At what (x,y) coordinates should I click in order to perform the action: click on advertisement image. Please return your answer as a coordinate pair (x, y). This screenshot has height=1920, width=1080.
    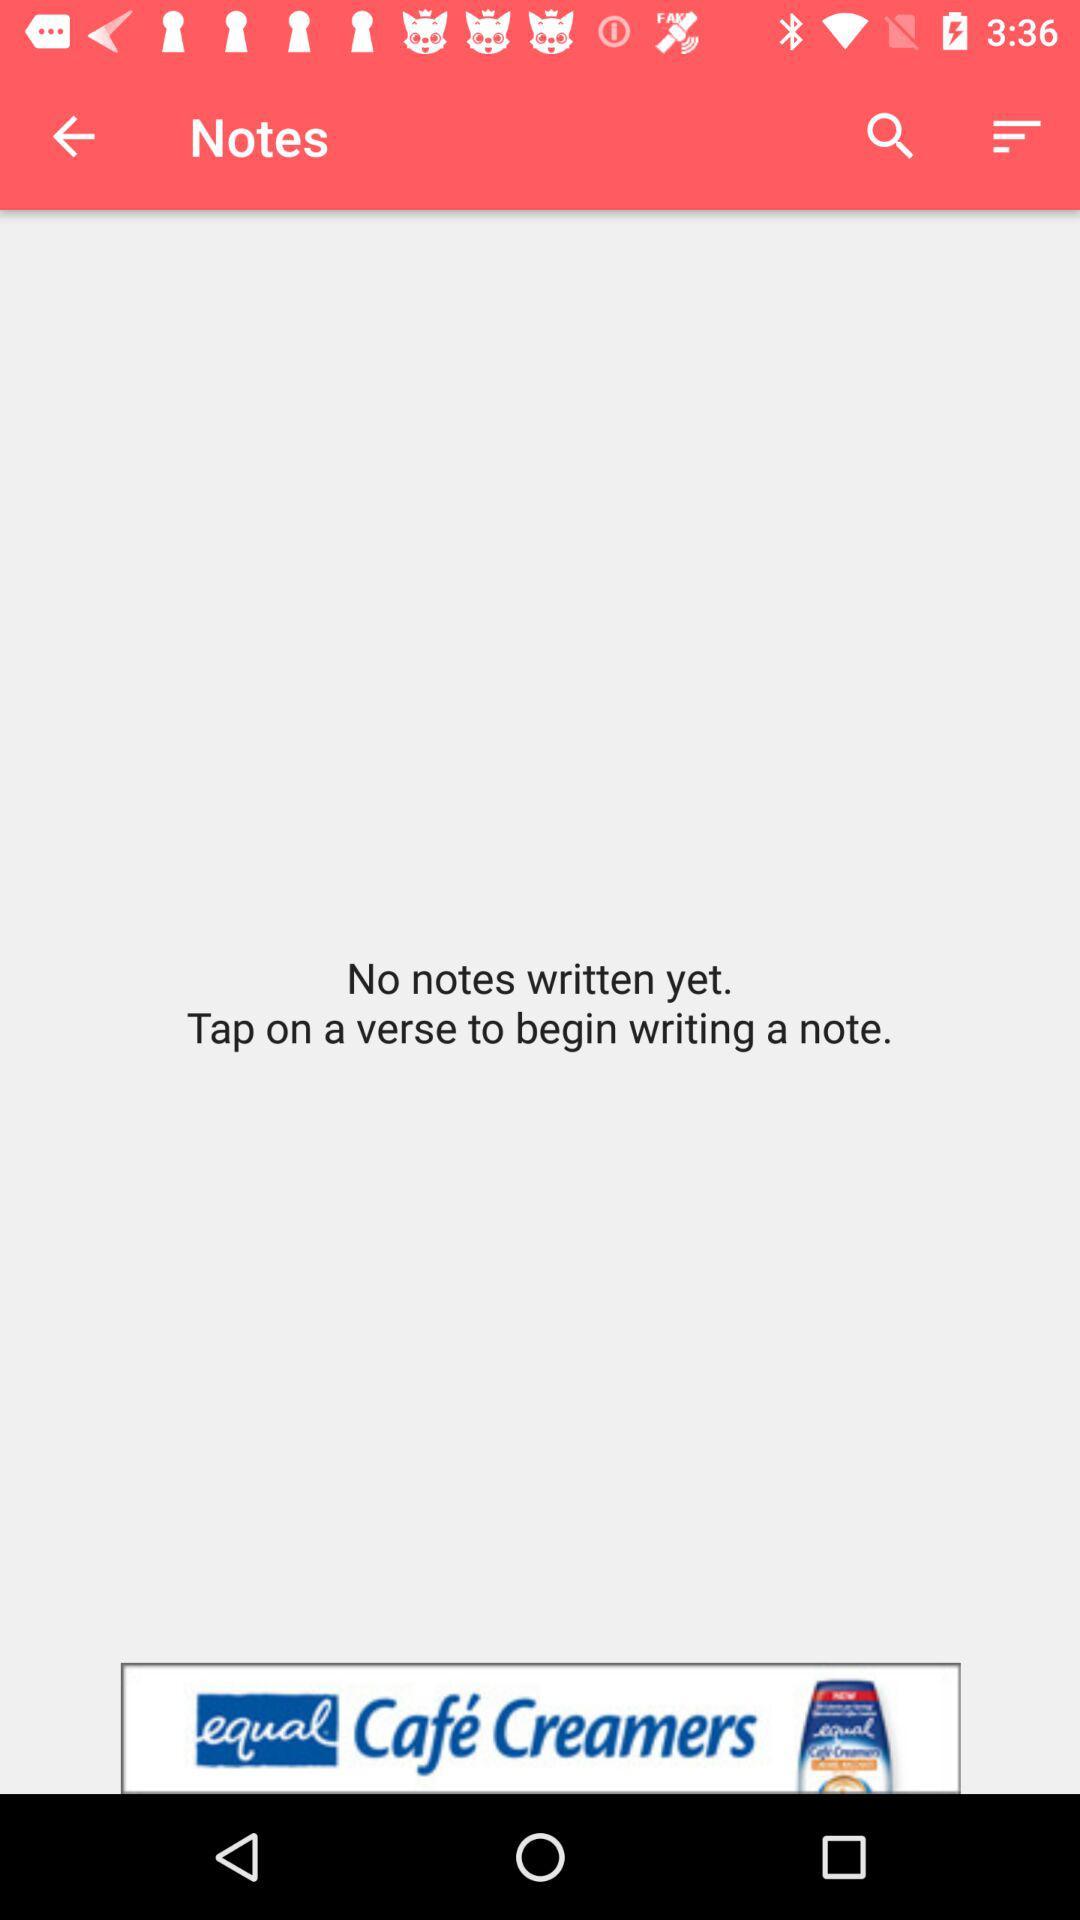
    Looking at the image, I should click on (540, 1727).